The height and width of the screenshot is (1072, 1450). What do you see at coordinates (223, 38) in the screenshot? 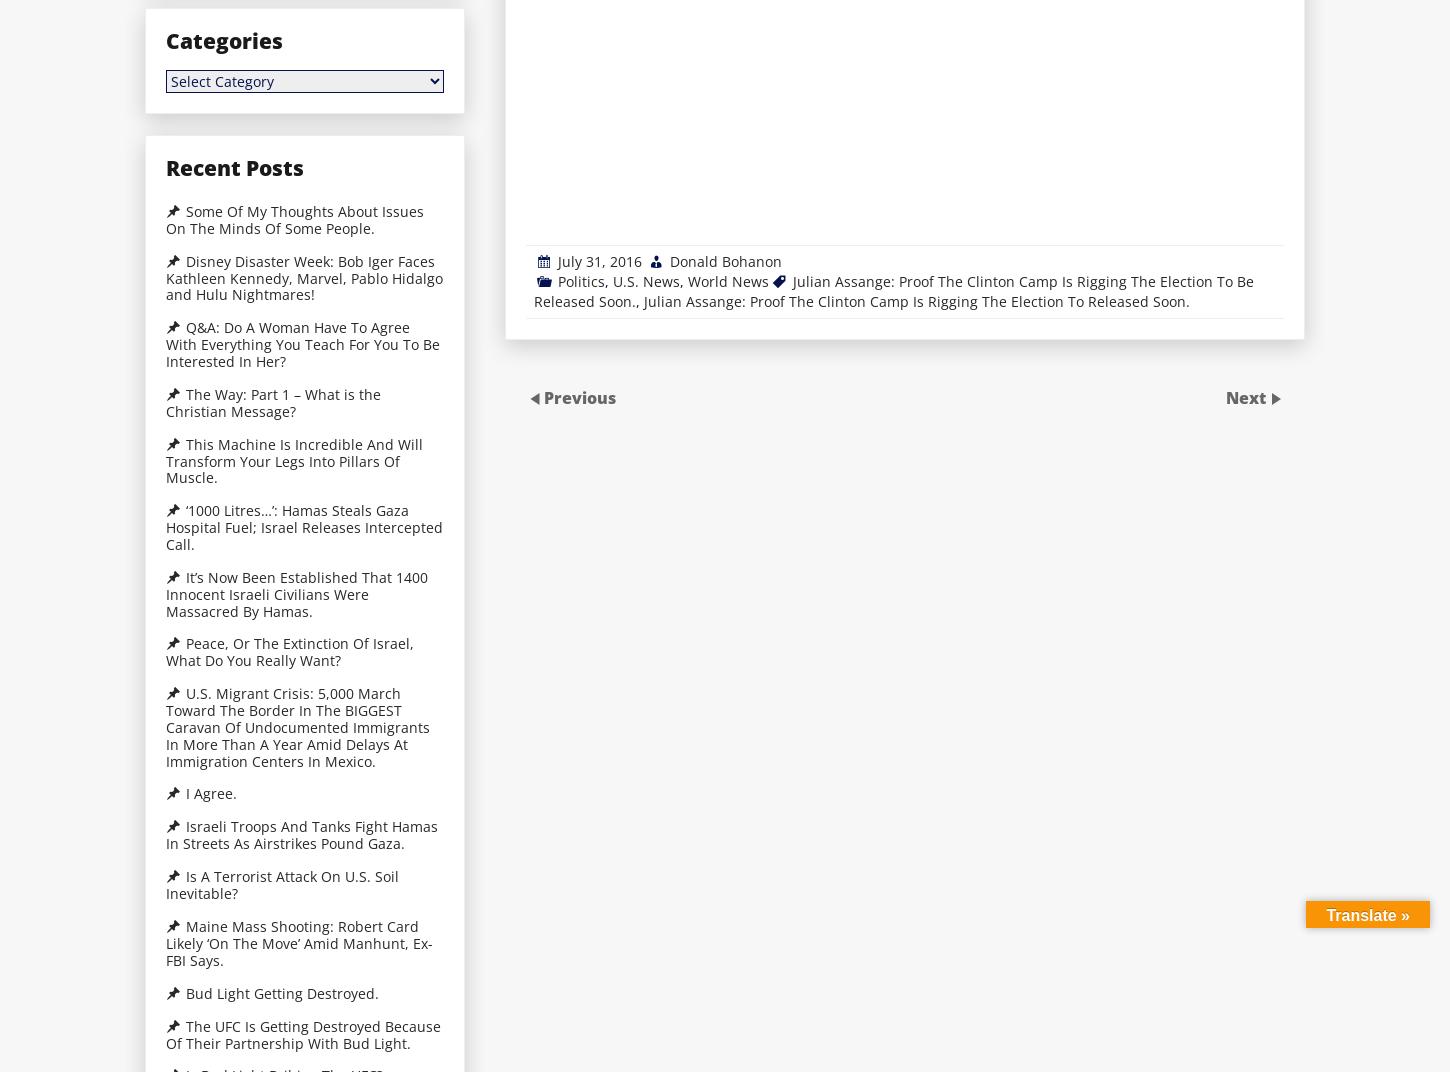
I see `'Categories'` at bounding box center [223, 38].